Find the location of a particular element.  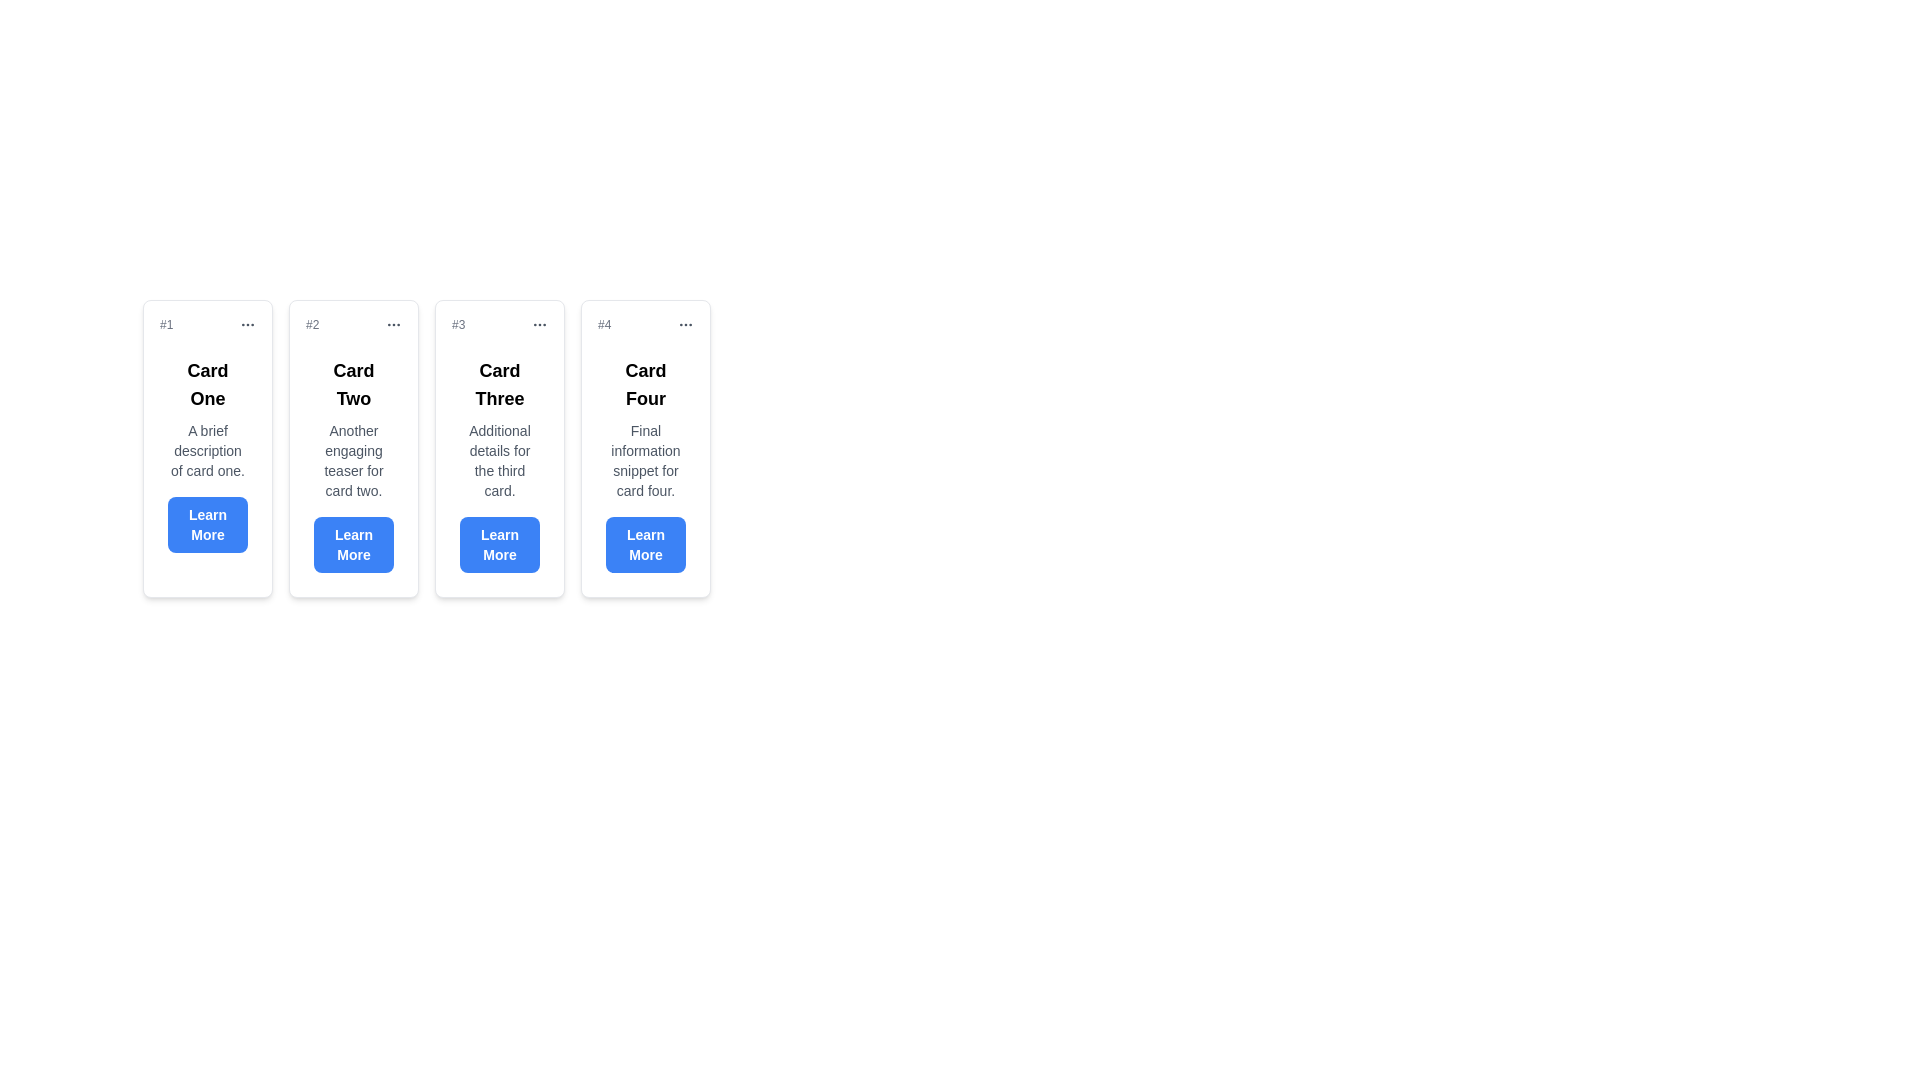

text from the small gray text label displaying '#4', which is positioned at the top-left corner of the header for 'Card Four' is located at coordinates (603, 323).